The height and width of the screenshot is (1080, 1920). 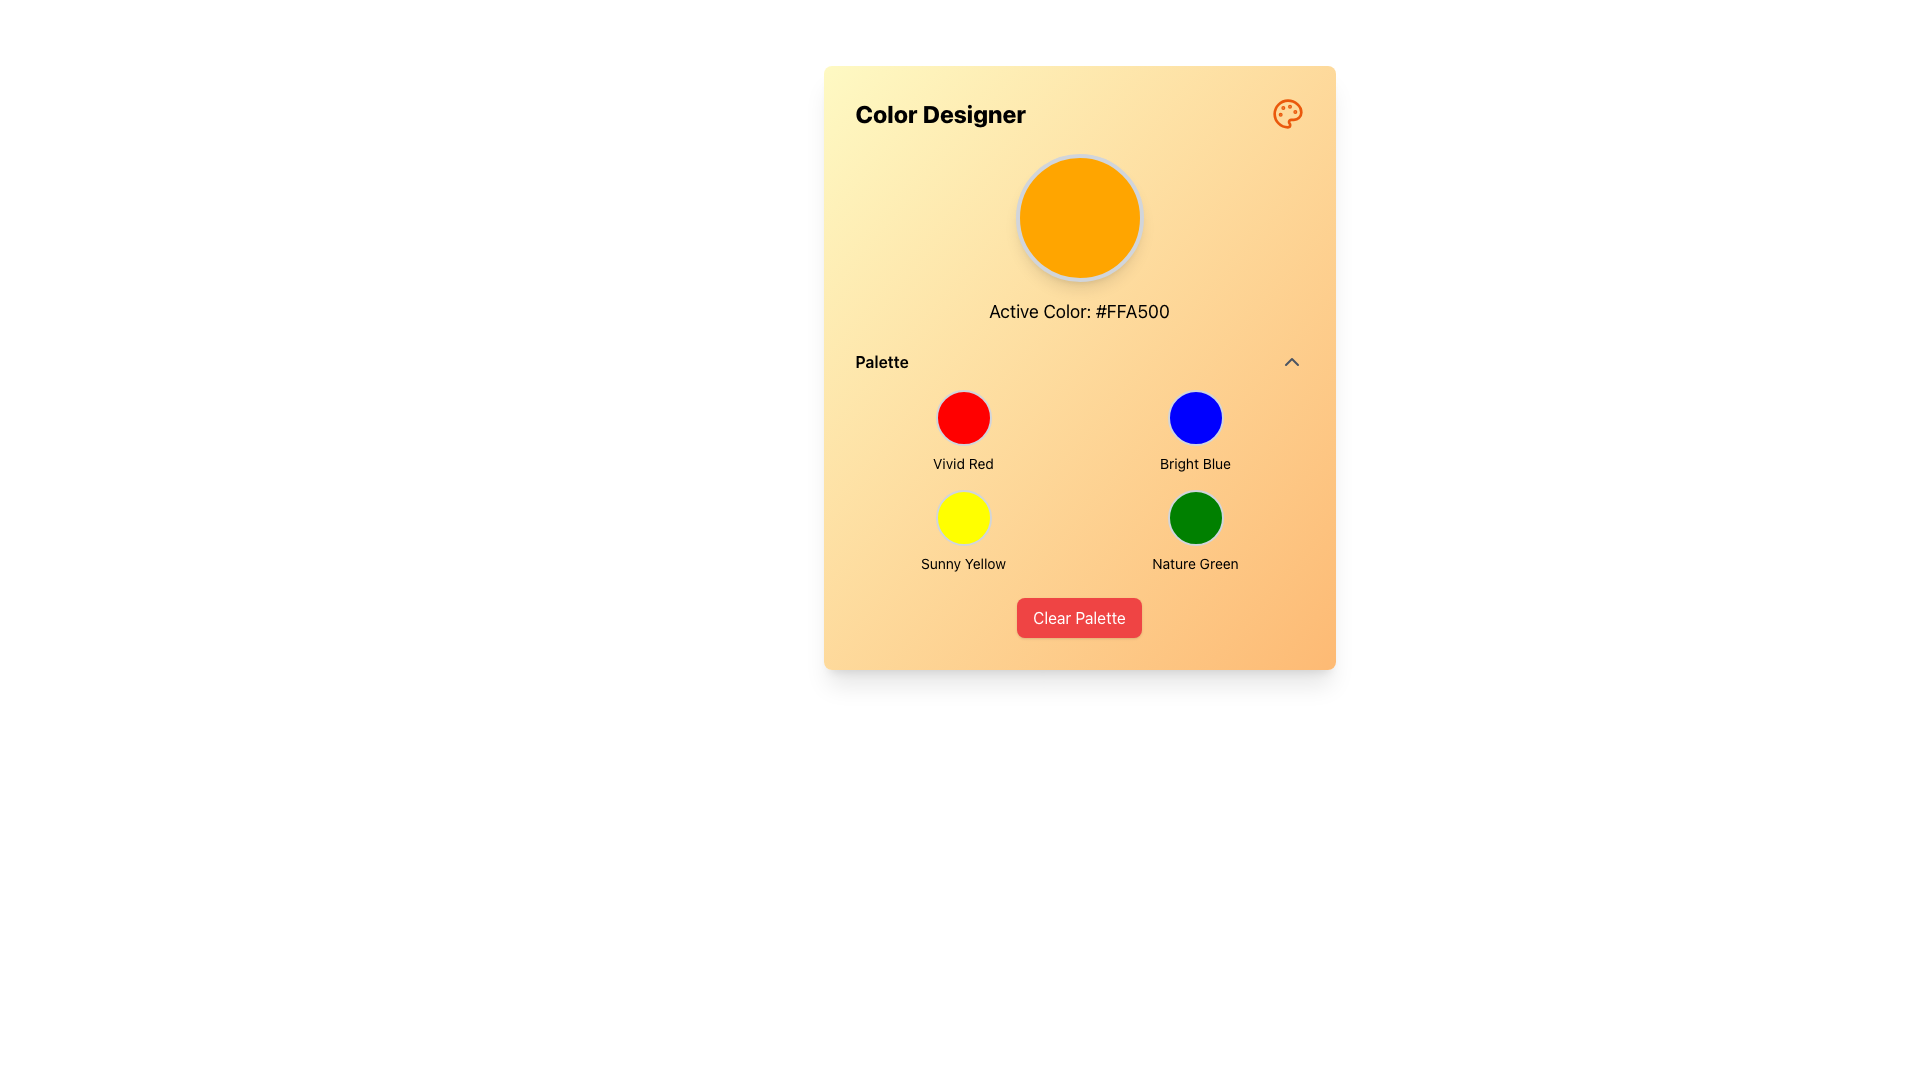 What do you see at coordinates (1195, 463) in the screenshot?
I see `the text label 'Bright Blue' located in the 'Color Designer' dialog under the 'Palette' section` at bounding box center [1195, 463].